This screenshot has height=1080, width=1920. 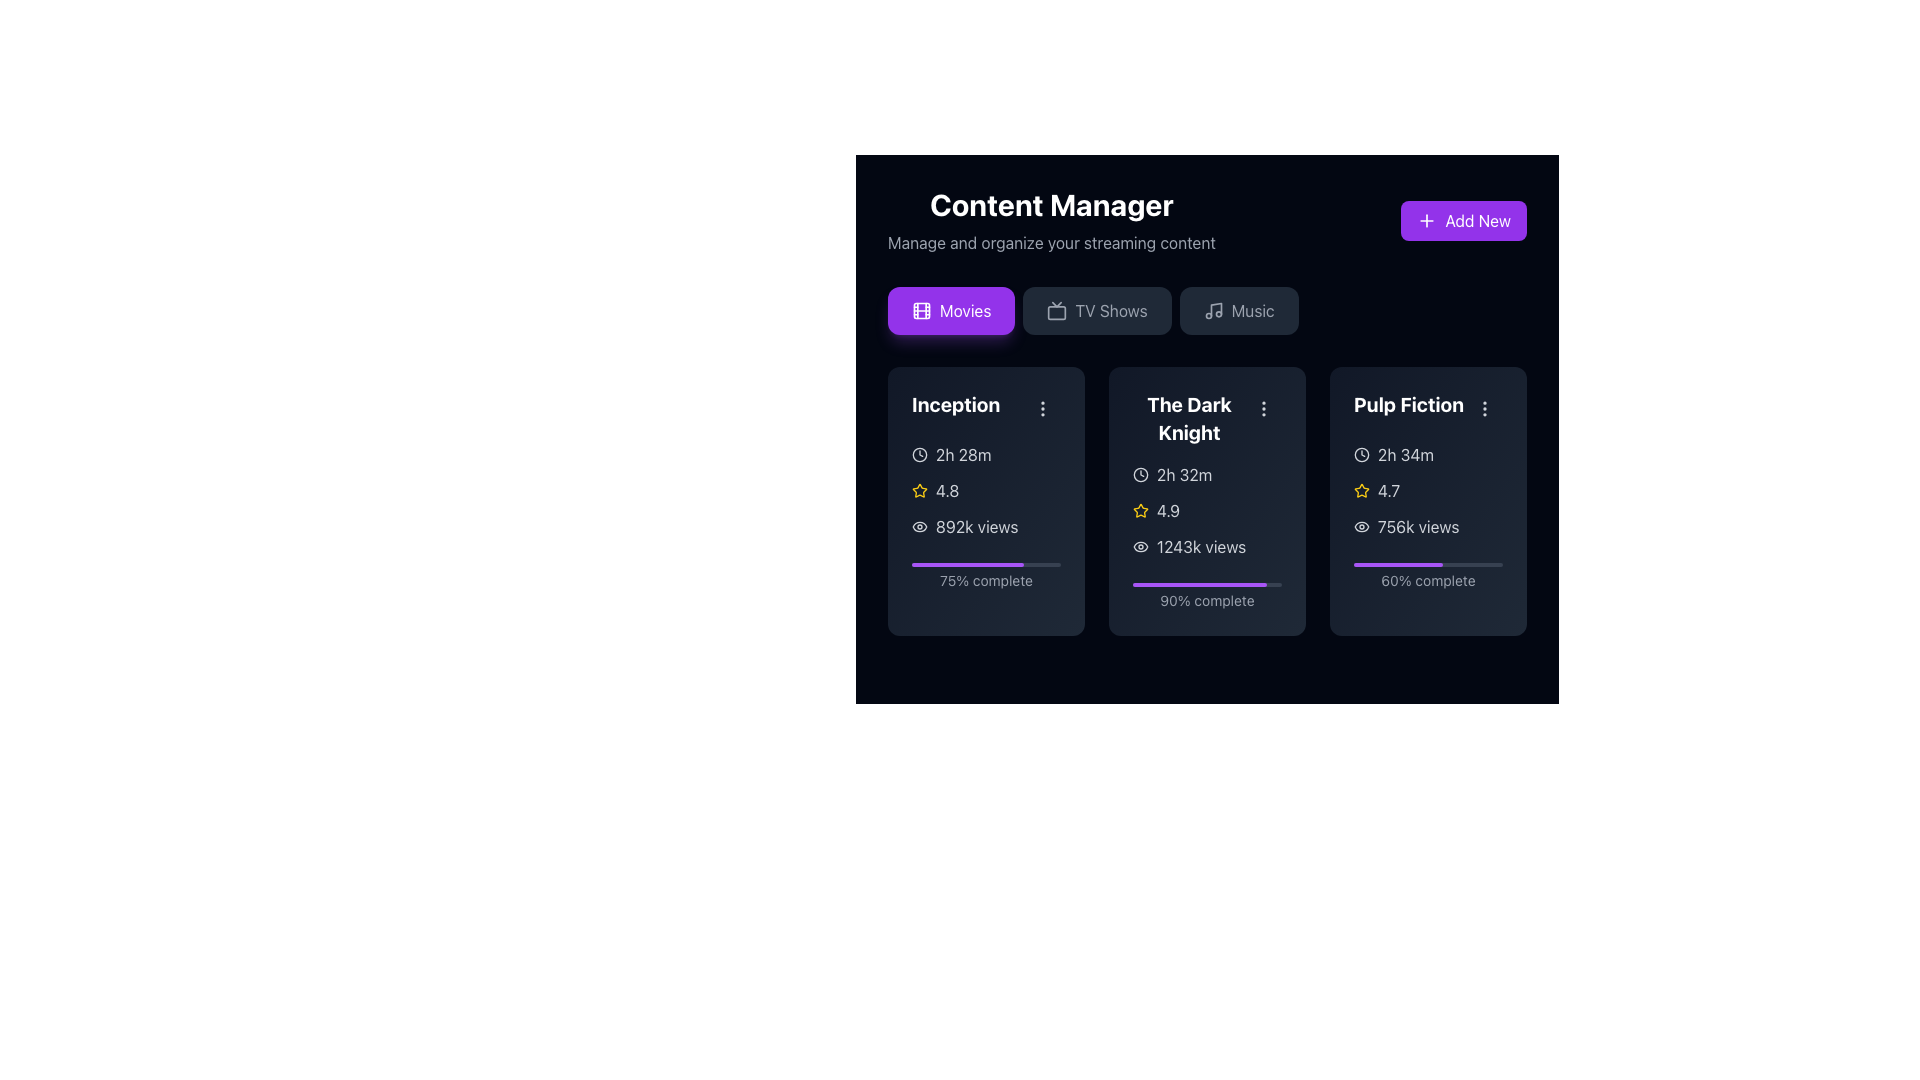 What do you see at coordinates (986, 455) in the screenshot?
I see `the static informational label displaying the time '2h 28m' with a clock icon, located in the top-left section of the 'Inception' movie card` at bounding box center [986, 455].